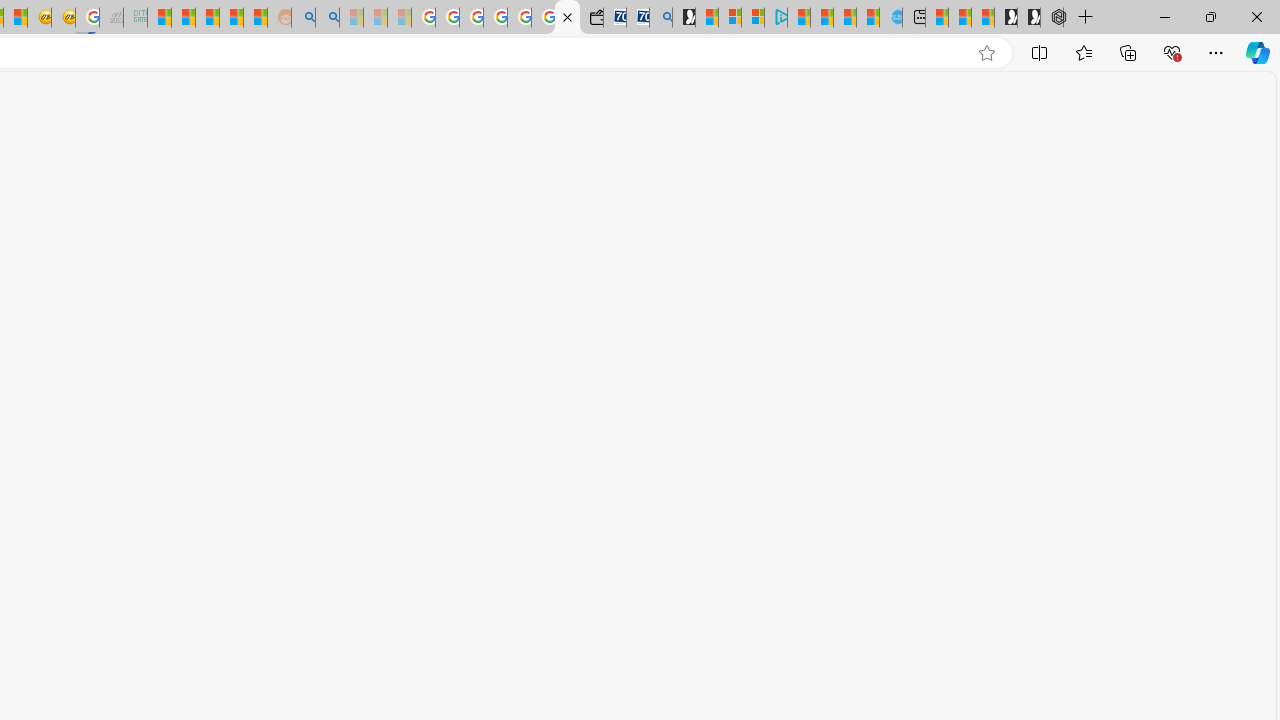 The width and height of the screenshot is (1280, 720). I want to click on 'Bing Real Estate - Home sales and rental listings', so click(661, 17).